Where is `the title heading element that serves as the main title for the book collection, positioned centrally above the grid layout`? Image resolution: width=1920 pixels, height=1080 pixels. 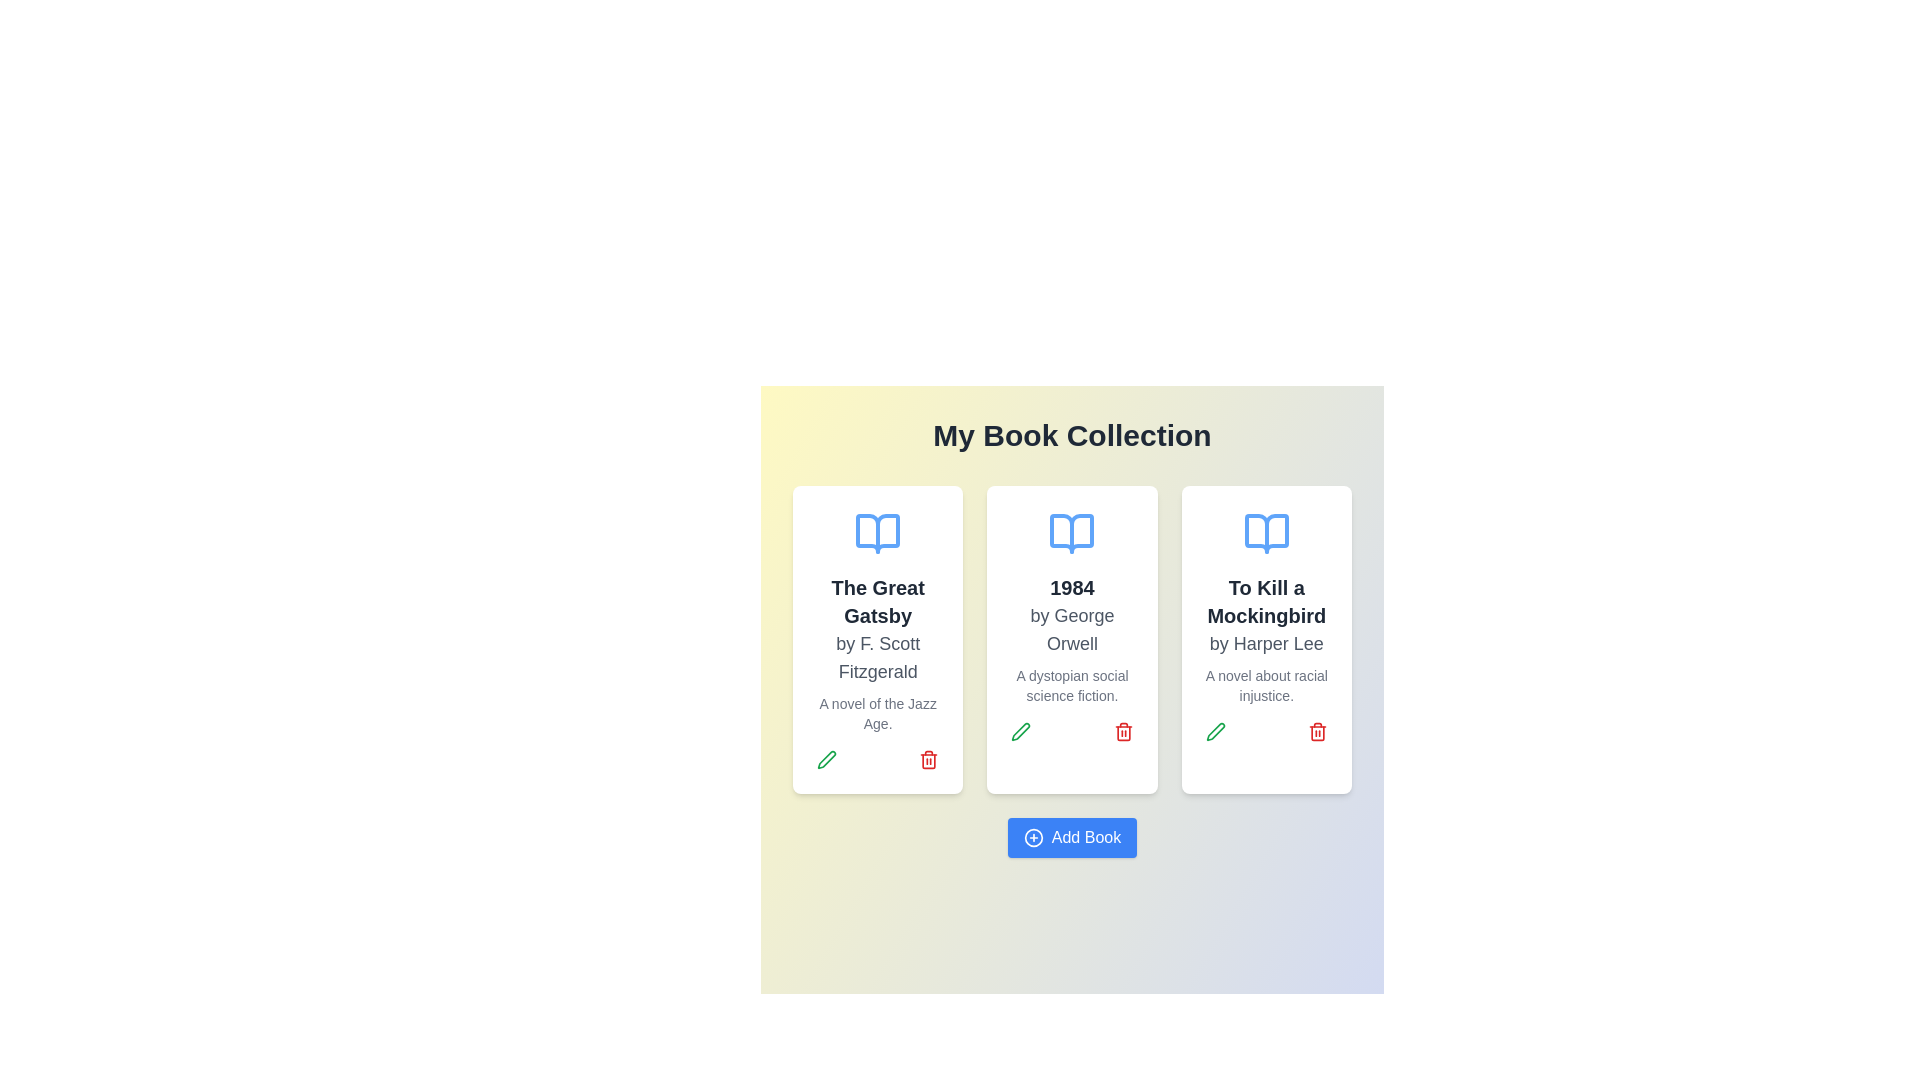
the title heading element that serves as the main title for the book collection, positioned centrally above the grid layout is located at coordinates (1071, 434).